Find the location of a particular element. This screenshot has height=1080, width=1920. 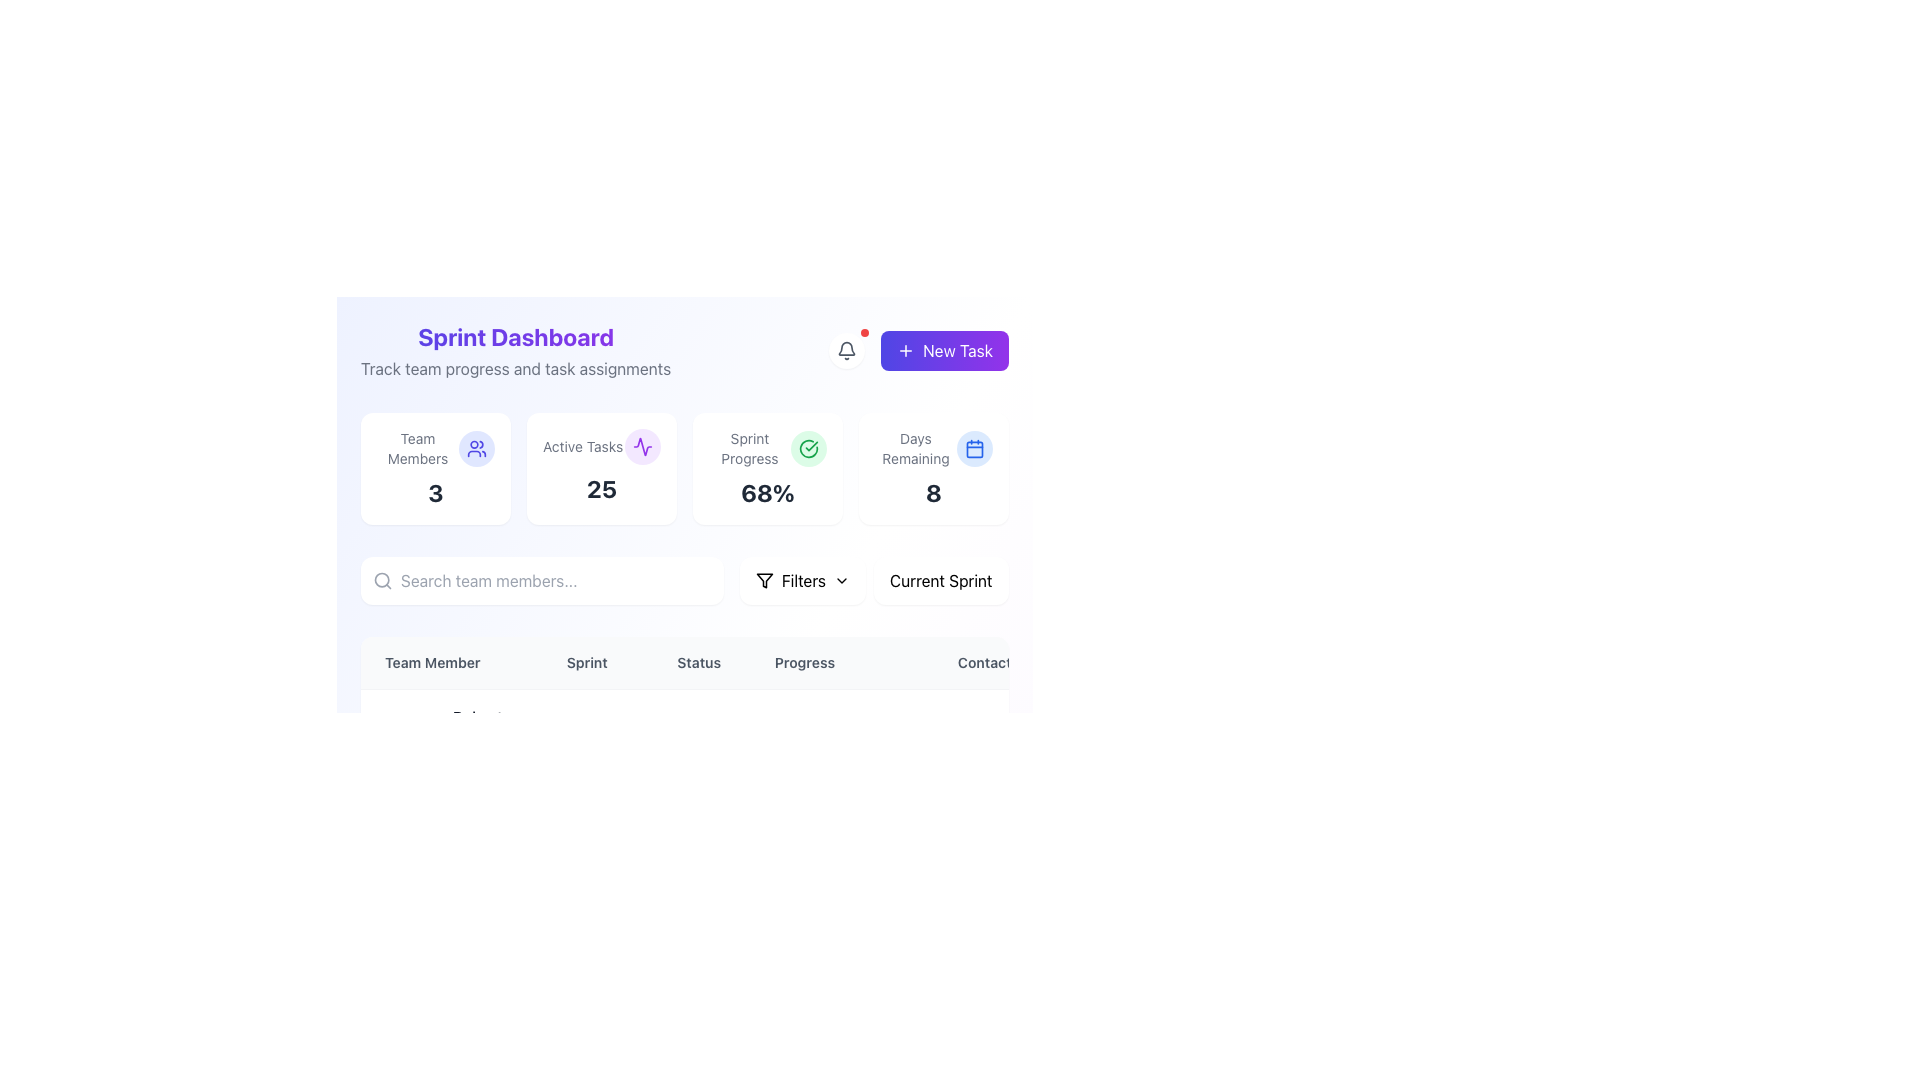

the Card component that summarizes progress in a sprint, indicating 68% completion, located in the third position within a grid layout at the top of the interface is located at coordinates (767, 469).